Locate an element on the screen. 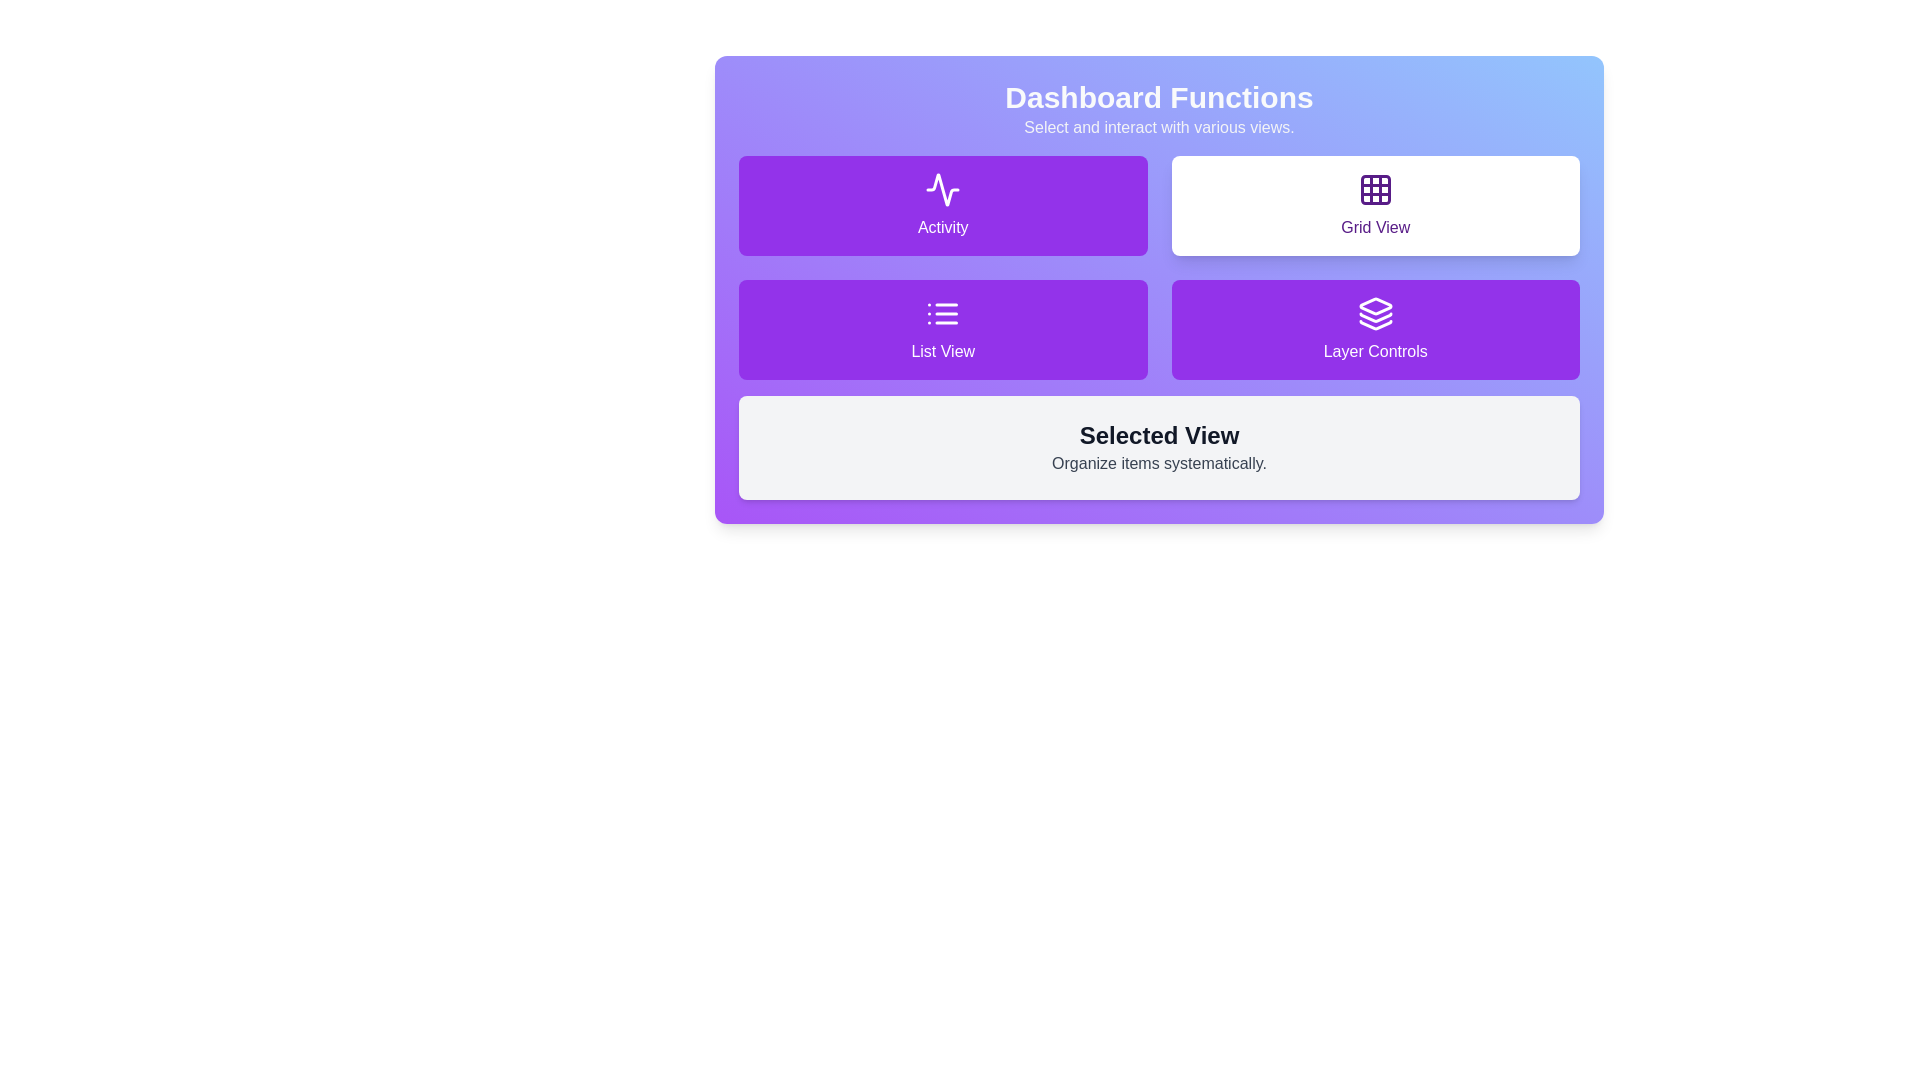  the 'Activity' text label which displays white text on a purple background, located in the upper-left quadrant of the grid layout under 'Dashboard Functions' is located at coordinates (942, 226).